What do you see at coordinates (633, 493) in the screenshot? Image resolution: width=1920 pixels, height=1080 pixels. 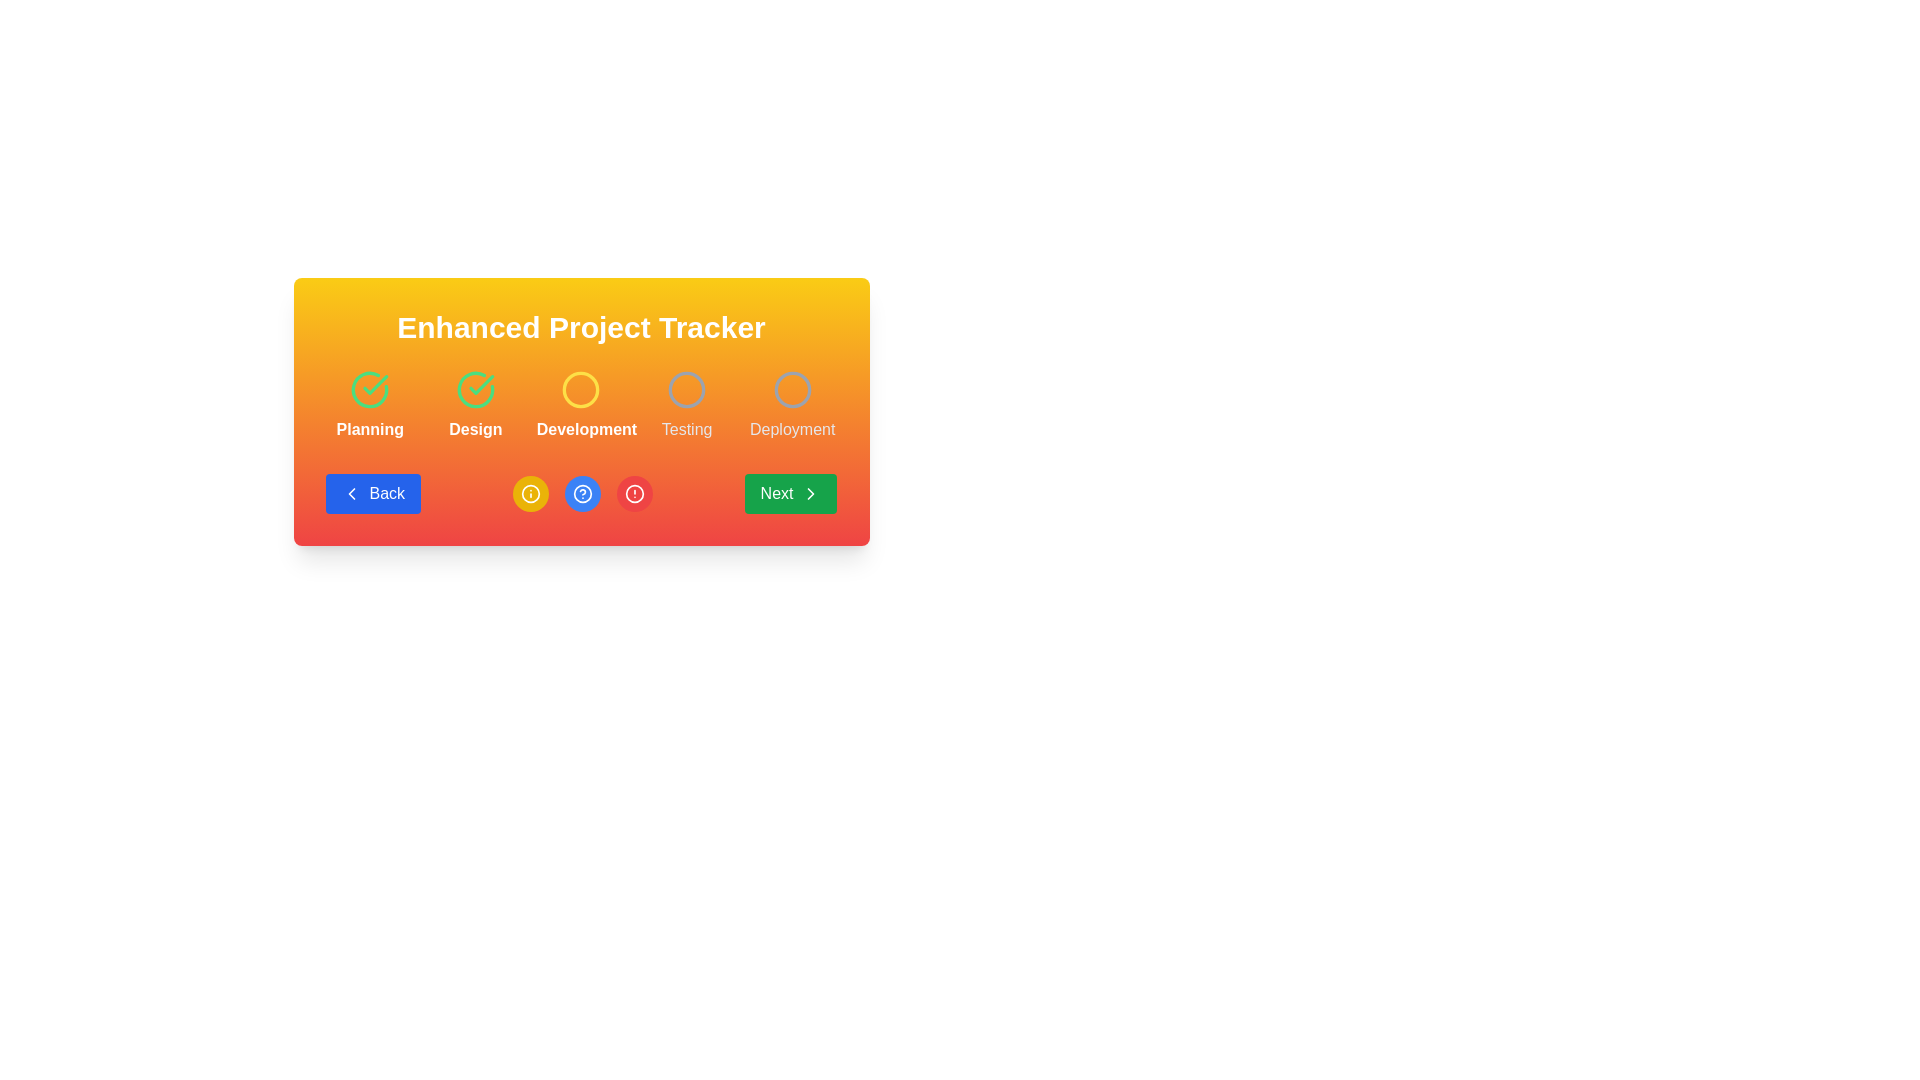 I see `the white circular alert symbol icon on a red button located at the bottom section of the card-like interface` at bounding box center [633, 493].